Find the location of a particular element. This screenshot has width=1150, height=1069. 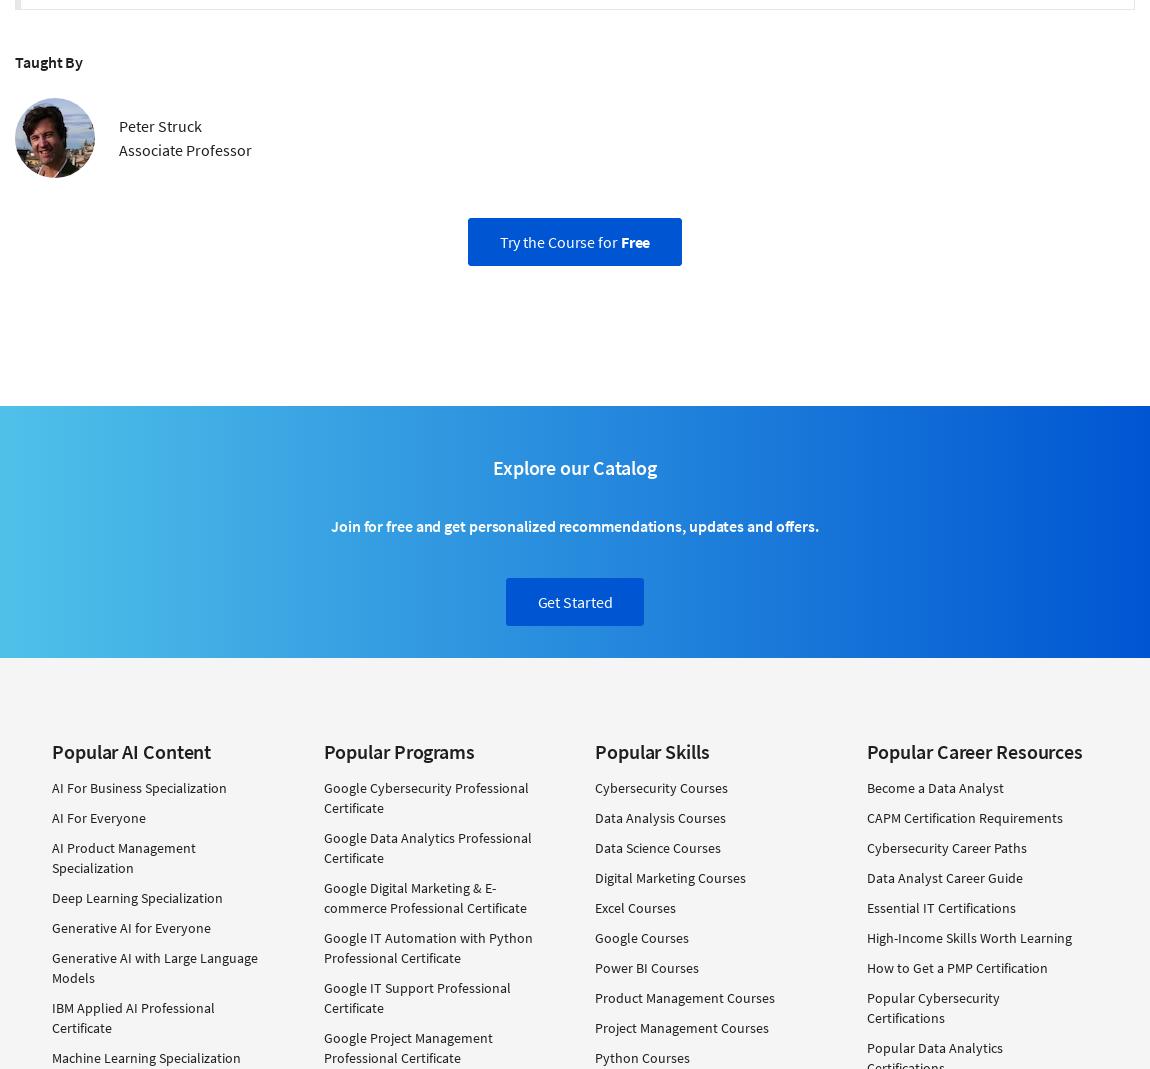

'Join for free and get personalized recommendations, updates and offers.' is located at coordinates (574, 523).